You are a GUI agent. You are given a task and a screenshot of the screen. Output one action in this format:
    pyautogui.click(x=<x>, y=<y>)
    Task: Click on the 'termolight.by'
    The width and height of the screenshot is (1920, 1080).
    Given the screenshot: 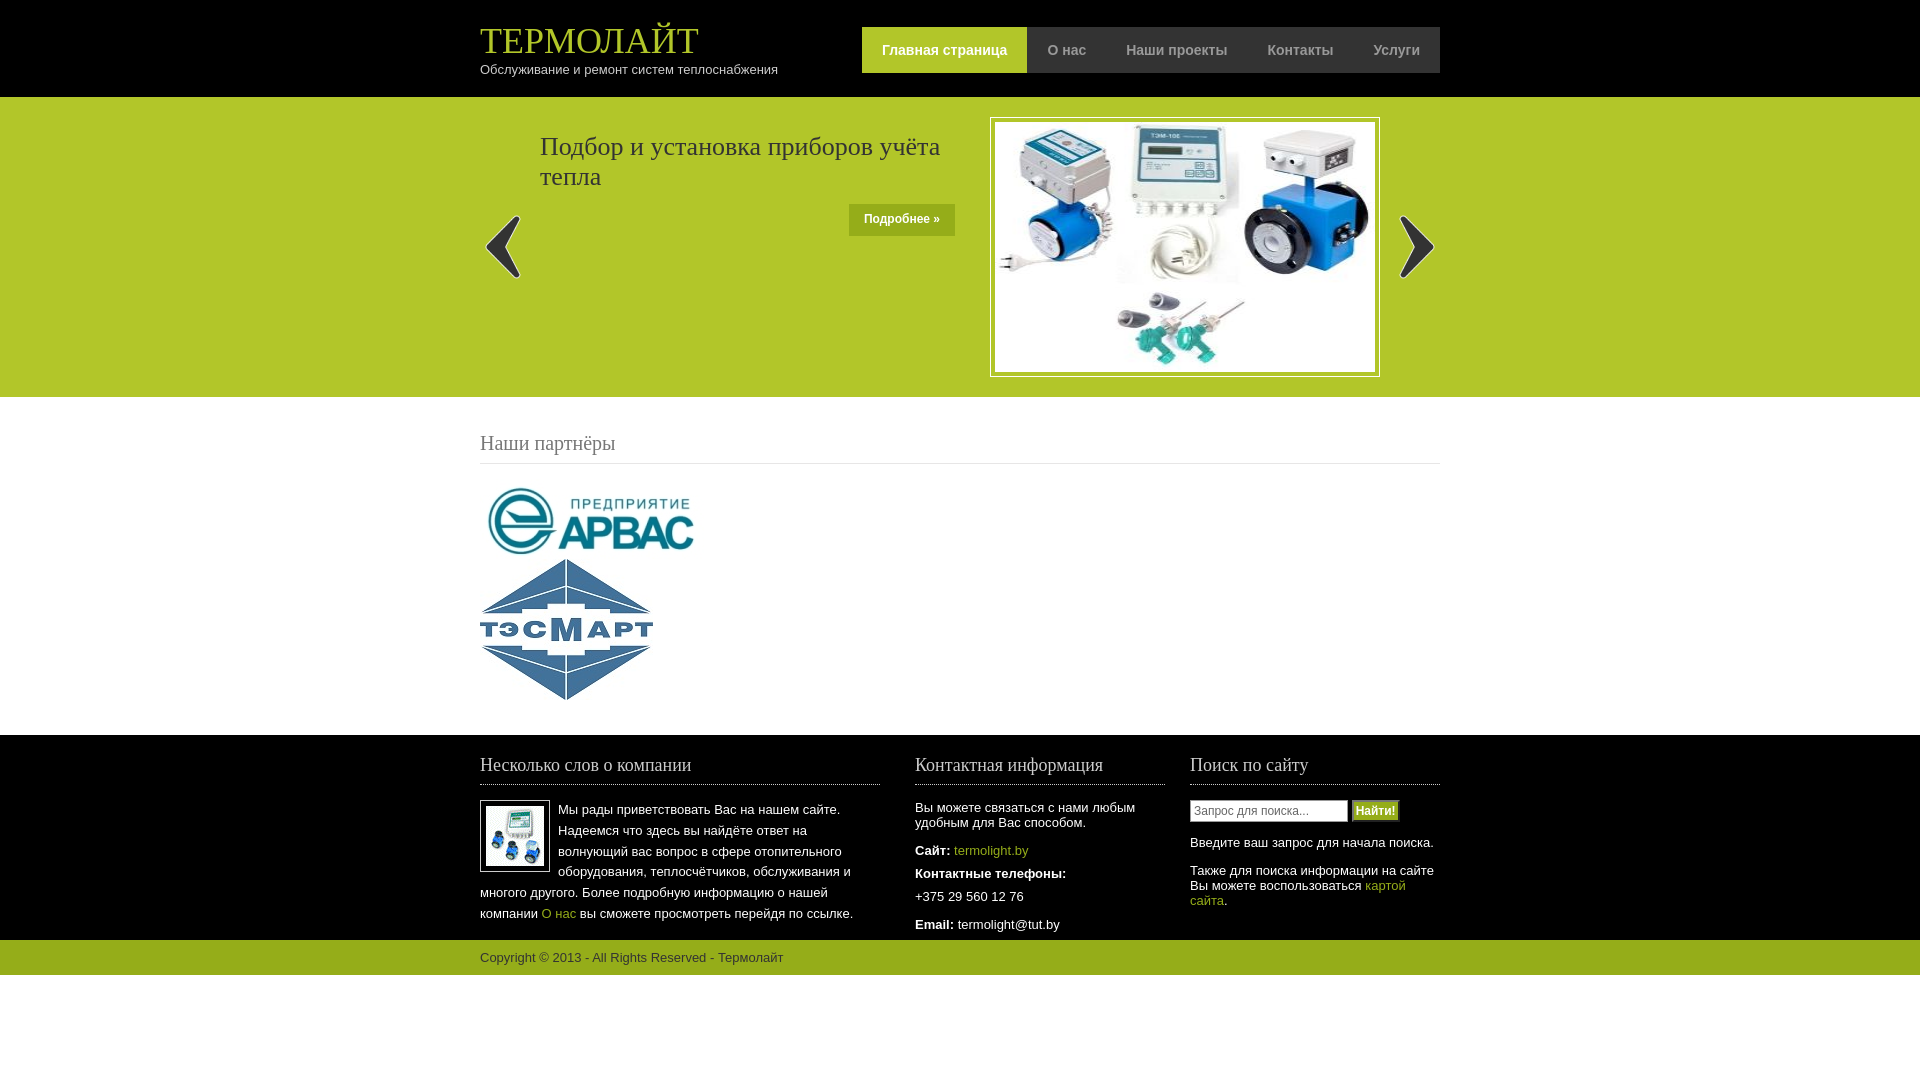 What is the action you would take?
    pyautogui.click(x=988, y=850)
    